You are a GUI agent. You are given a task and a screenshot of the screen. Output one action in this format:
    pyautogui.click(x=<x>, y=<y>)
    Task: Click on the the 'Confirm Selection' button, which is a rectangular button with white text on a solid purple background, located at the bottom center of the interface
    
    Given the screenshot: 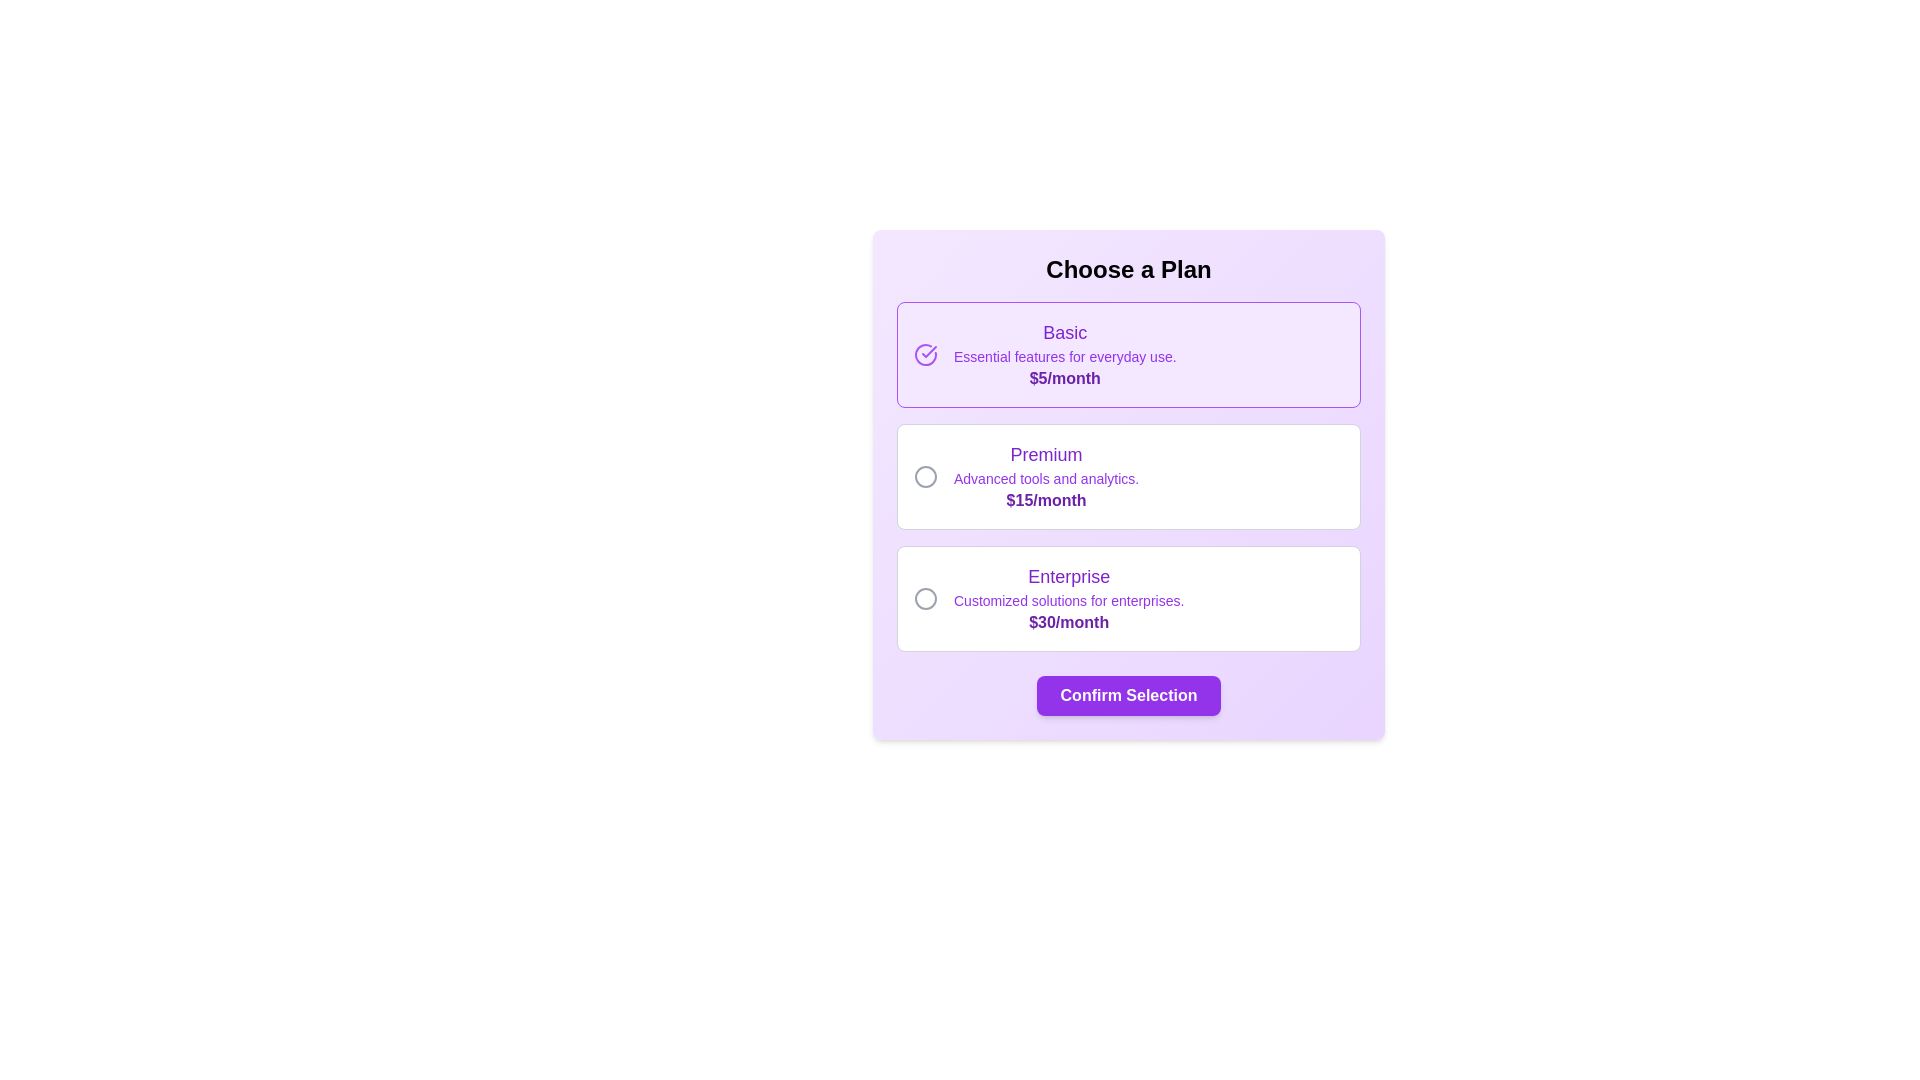 What is the action you would take?
    pyautogui.click(x=1128, y=694)
    